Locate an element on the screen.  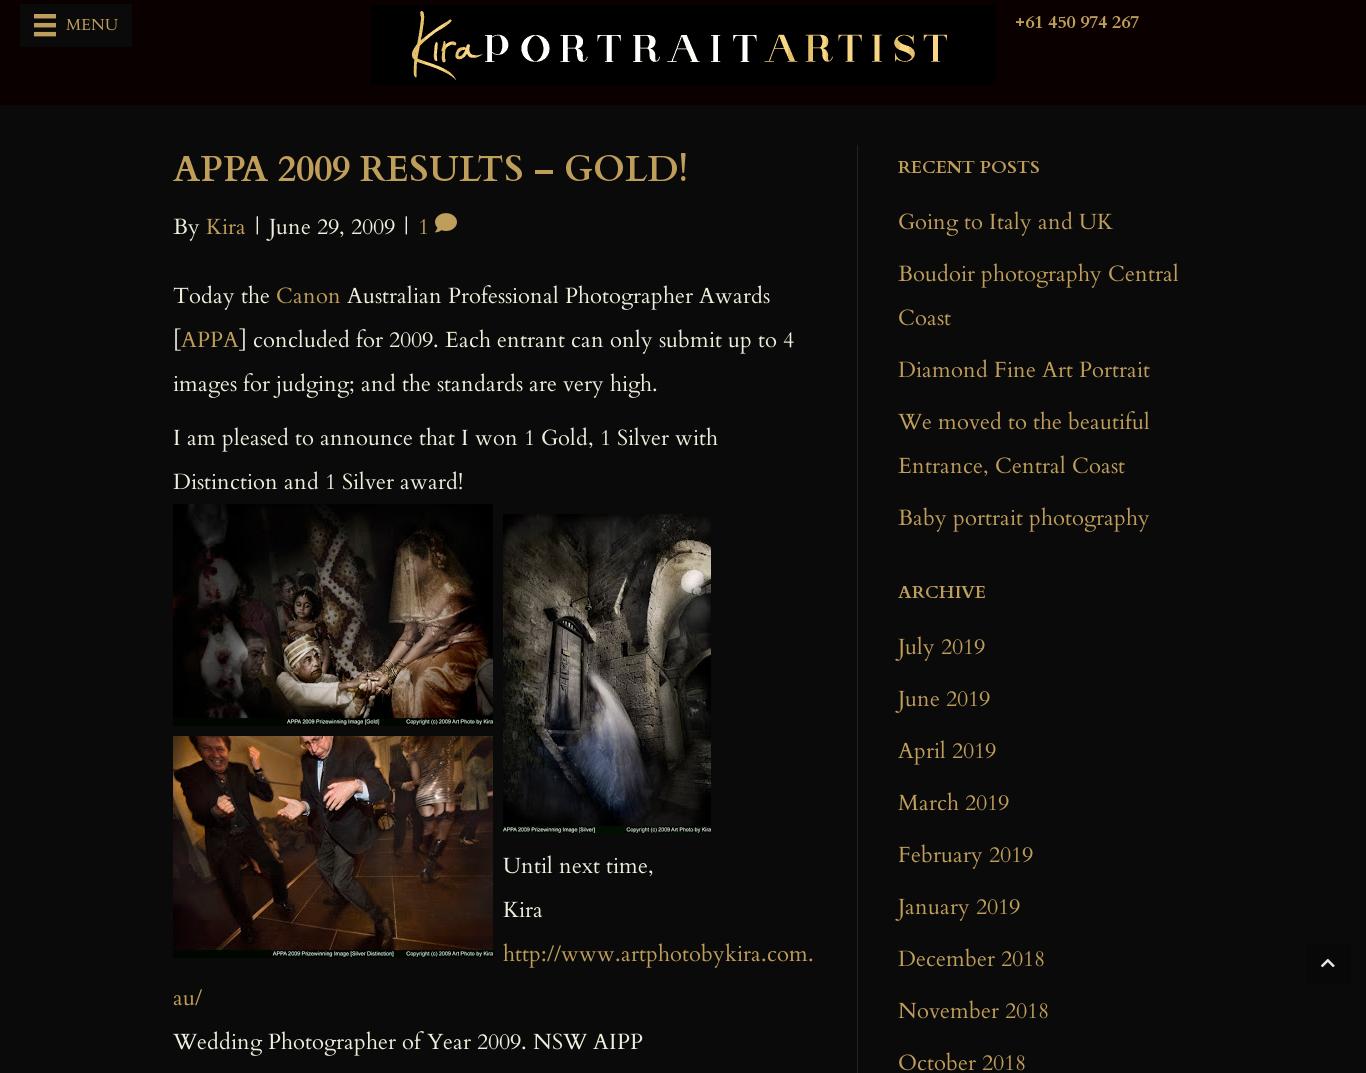
'ARchive' is located at coordinates (941, 592).